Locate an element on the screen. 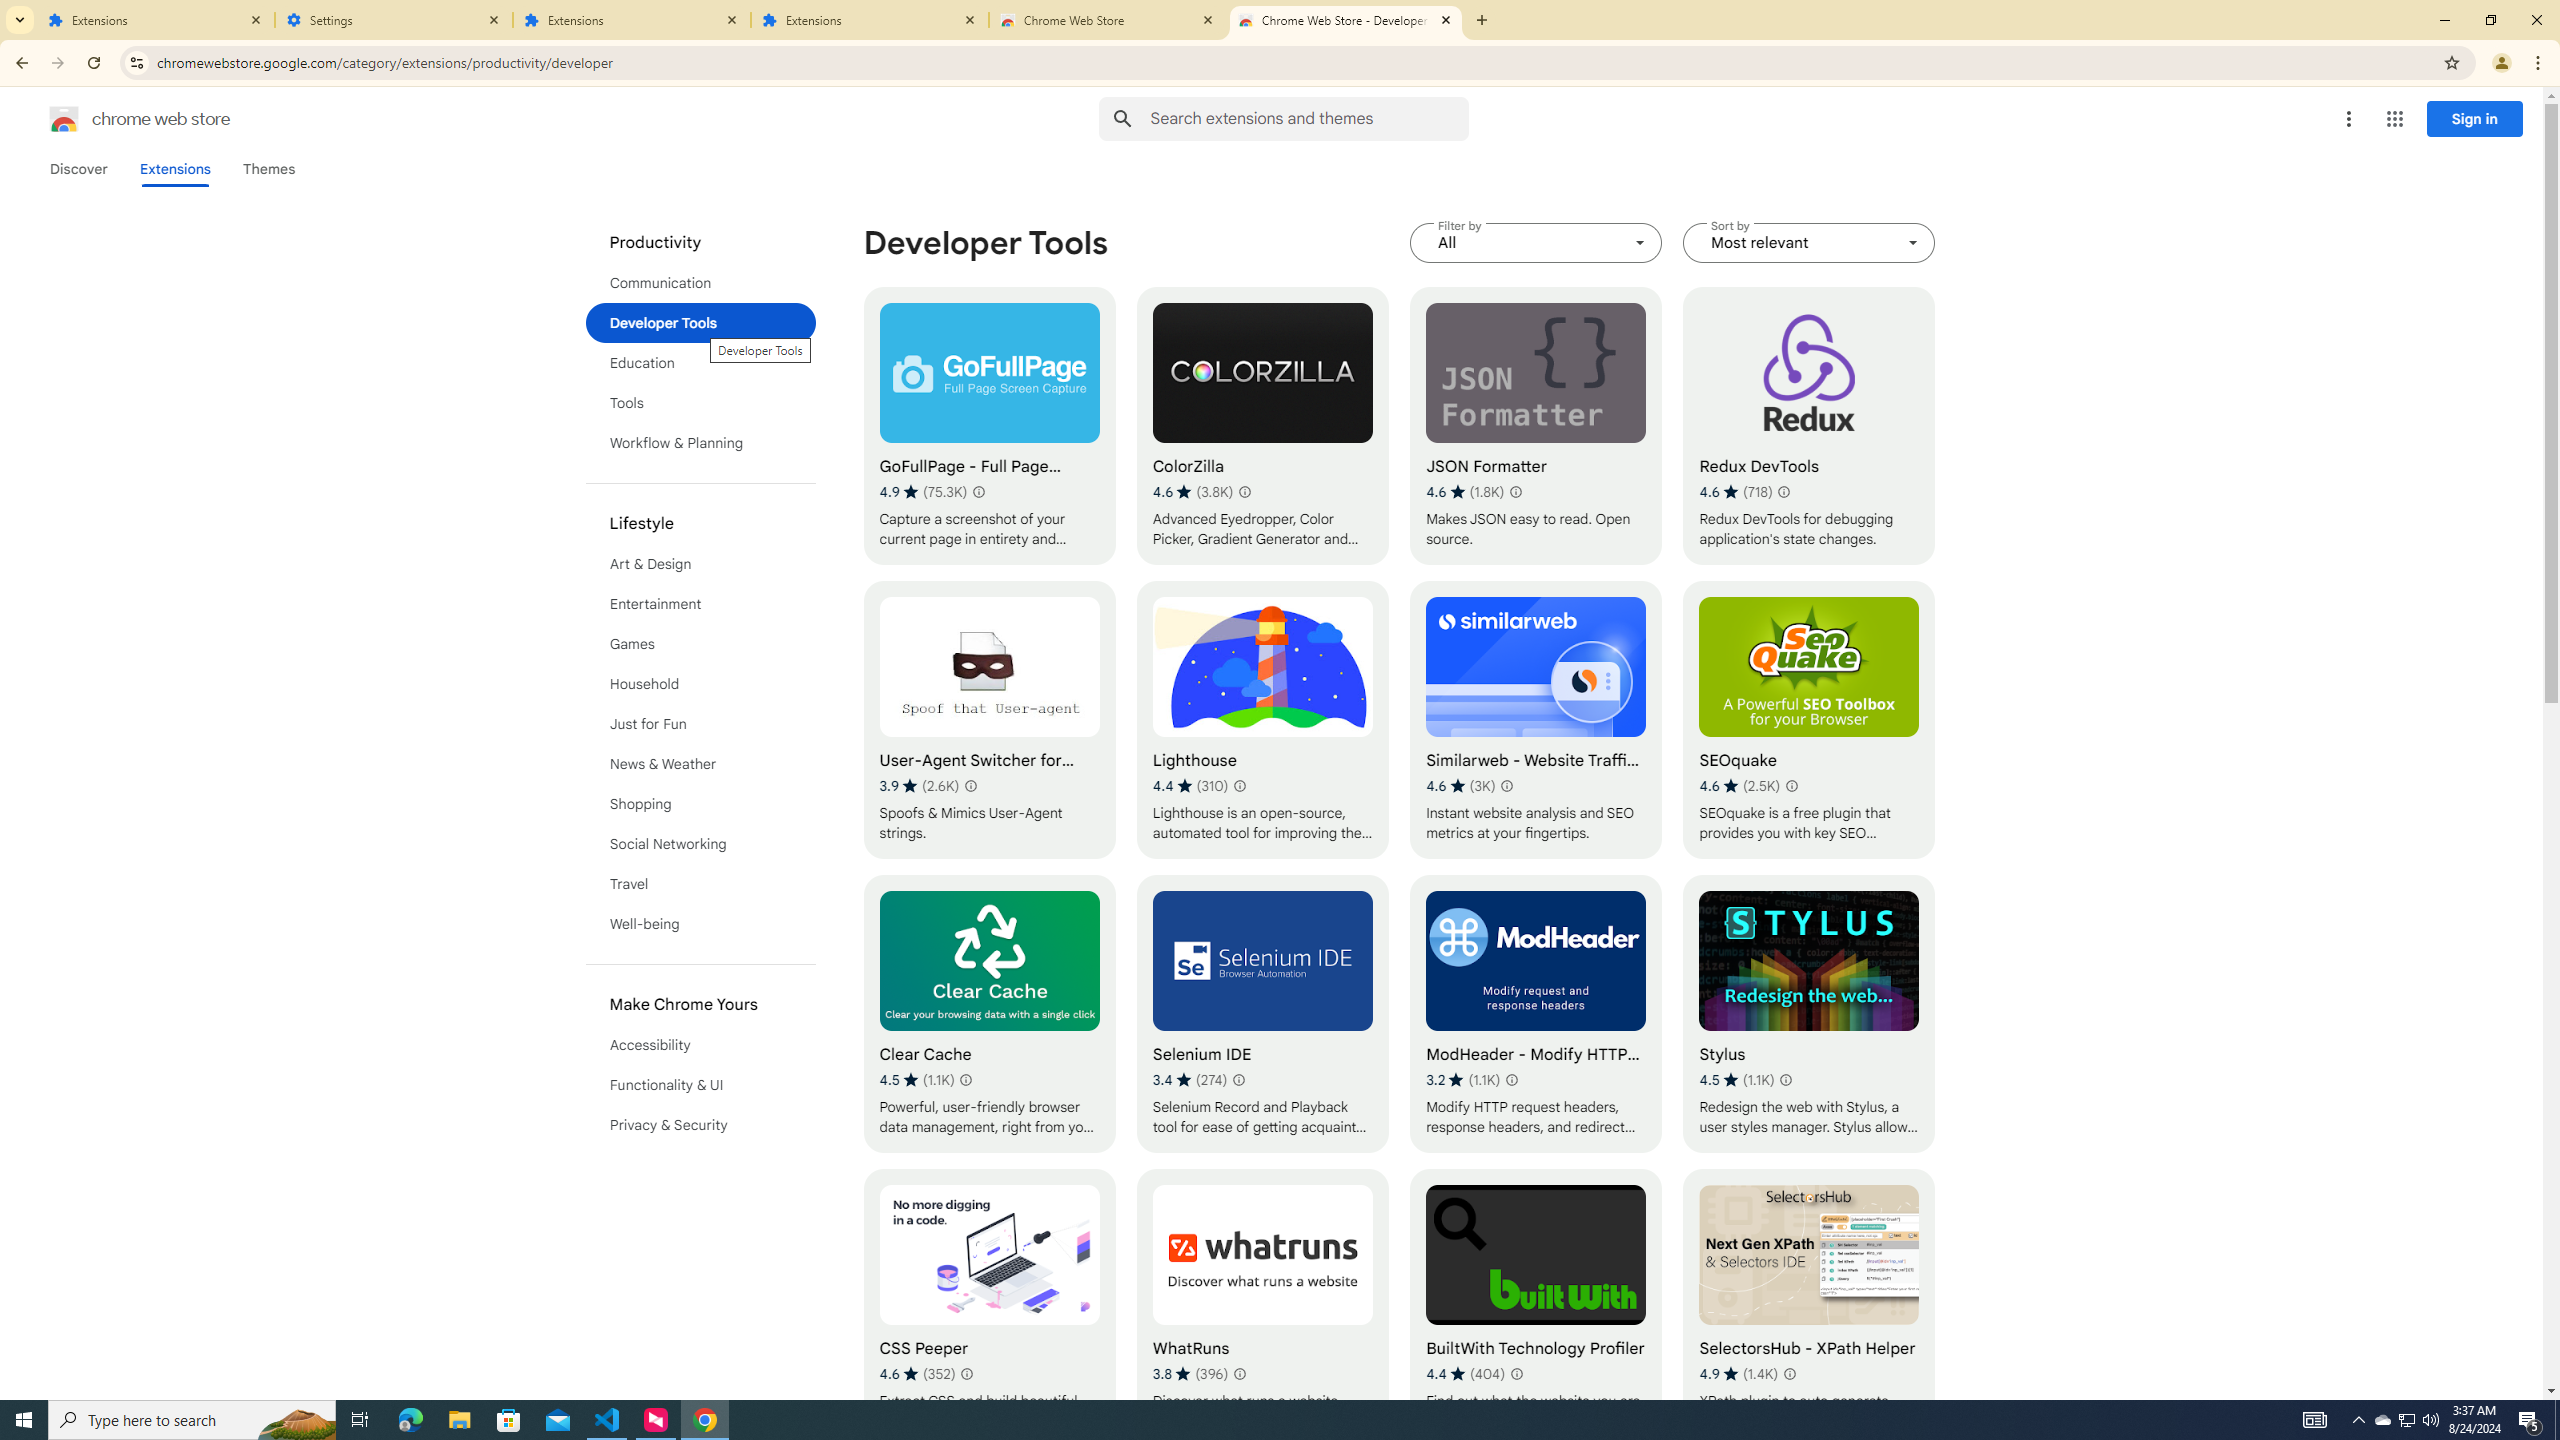 Image resolution: width=2560 pixels, height=1440 pixels. 'Just for Fun' is located at coordinates (701, 723).